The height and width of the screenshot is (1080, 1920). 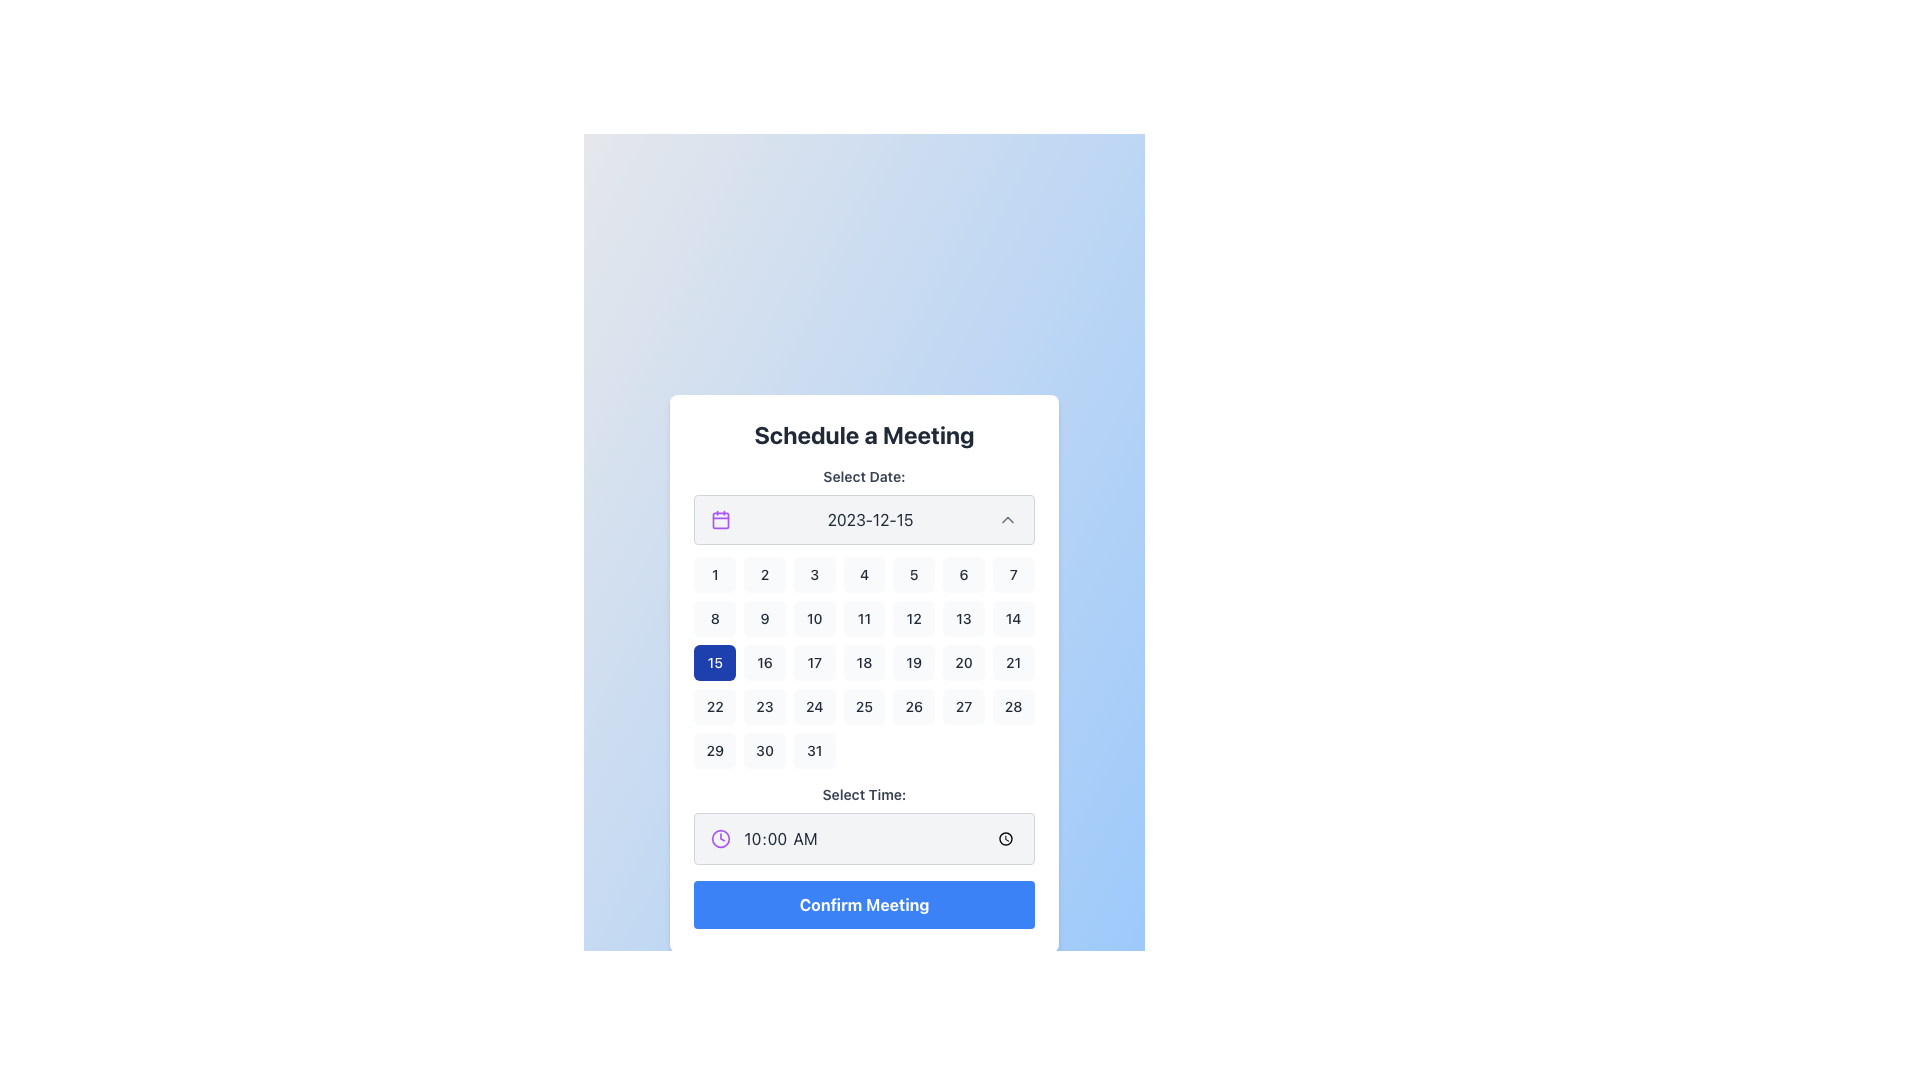 What do you see at coordinates (814, 663) in the screenshot?
I see `the button displaying the number '17' in the 'Schedule a Meeting' interface` at bounding box center [814, 663].